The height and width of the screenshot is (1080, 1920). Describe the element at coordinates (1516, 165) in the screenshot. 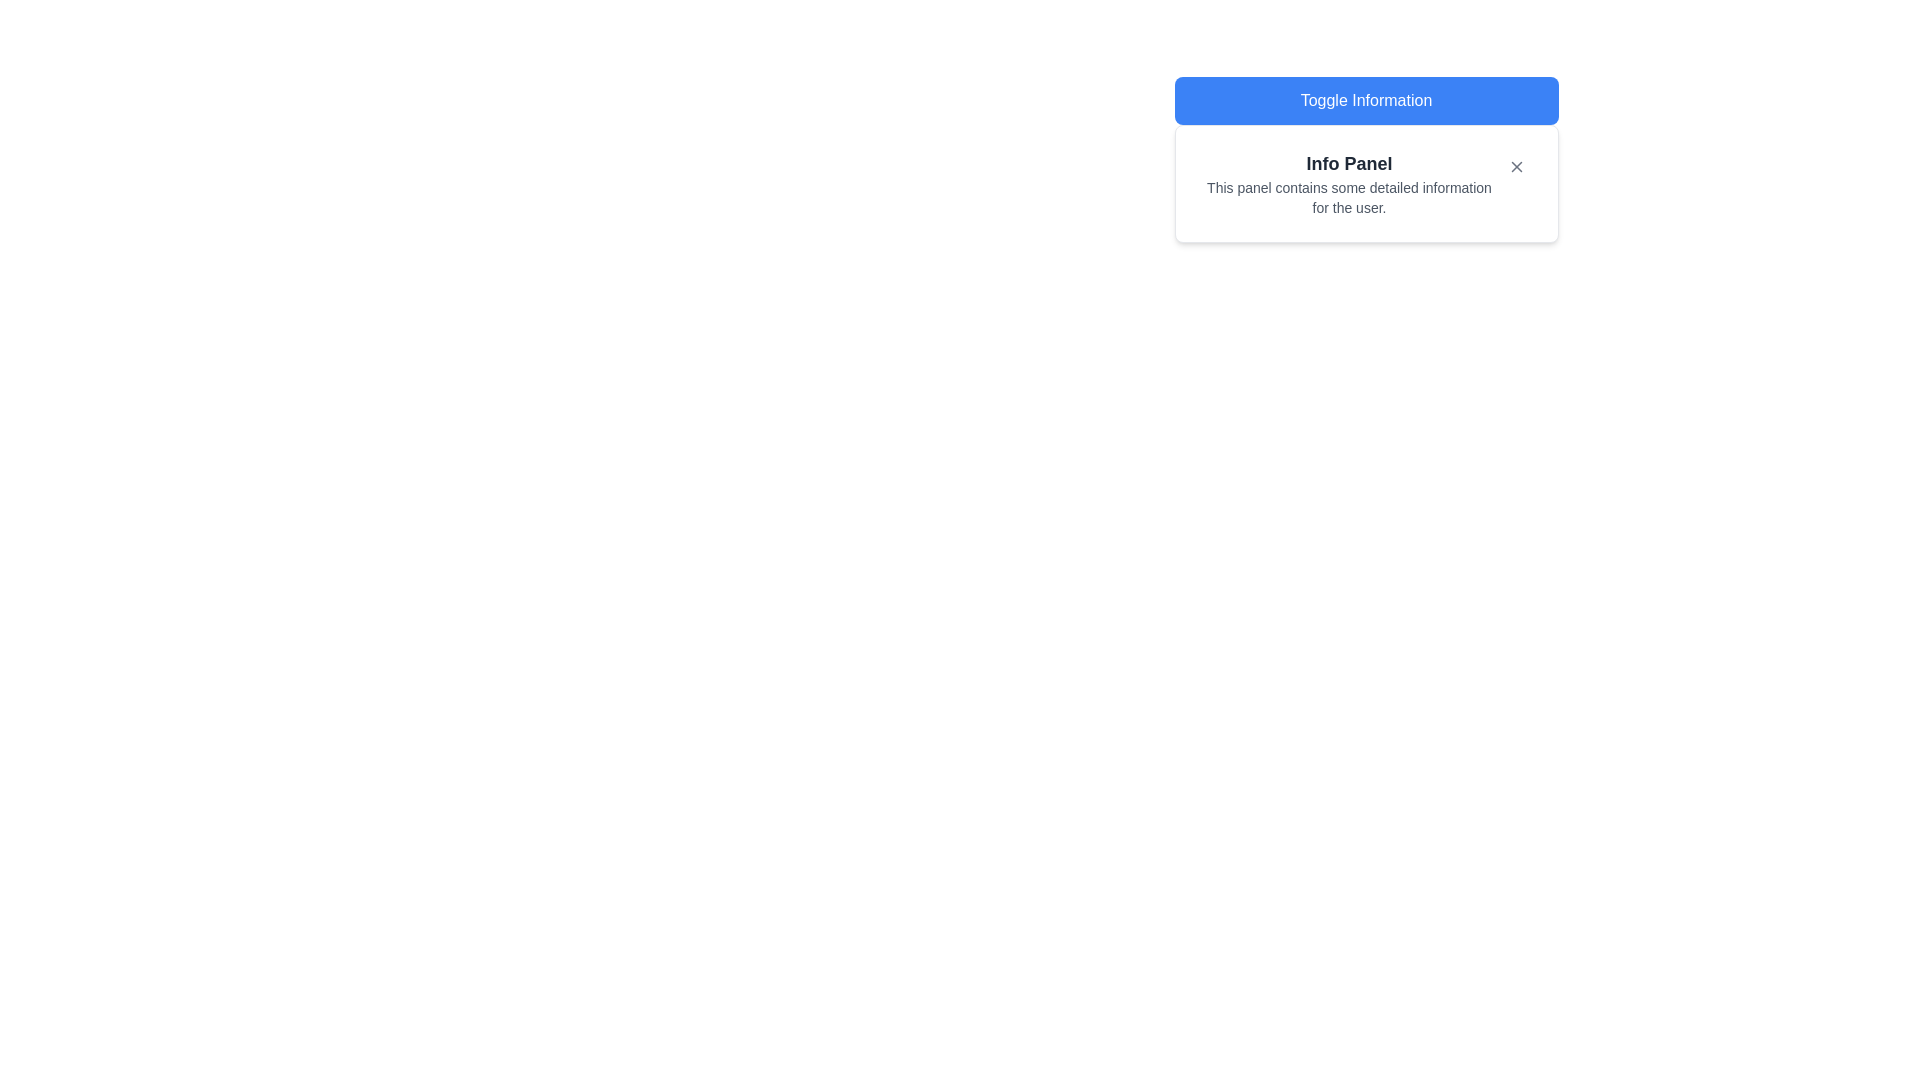

I see `the close button icon located in the top-right corner of the 'Info Panel' to change its color and indicate interactivity` at that location.